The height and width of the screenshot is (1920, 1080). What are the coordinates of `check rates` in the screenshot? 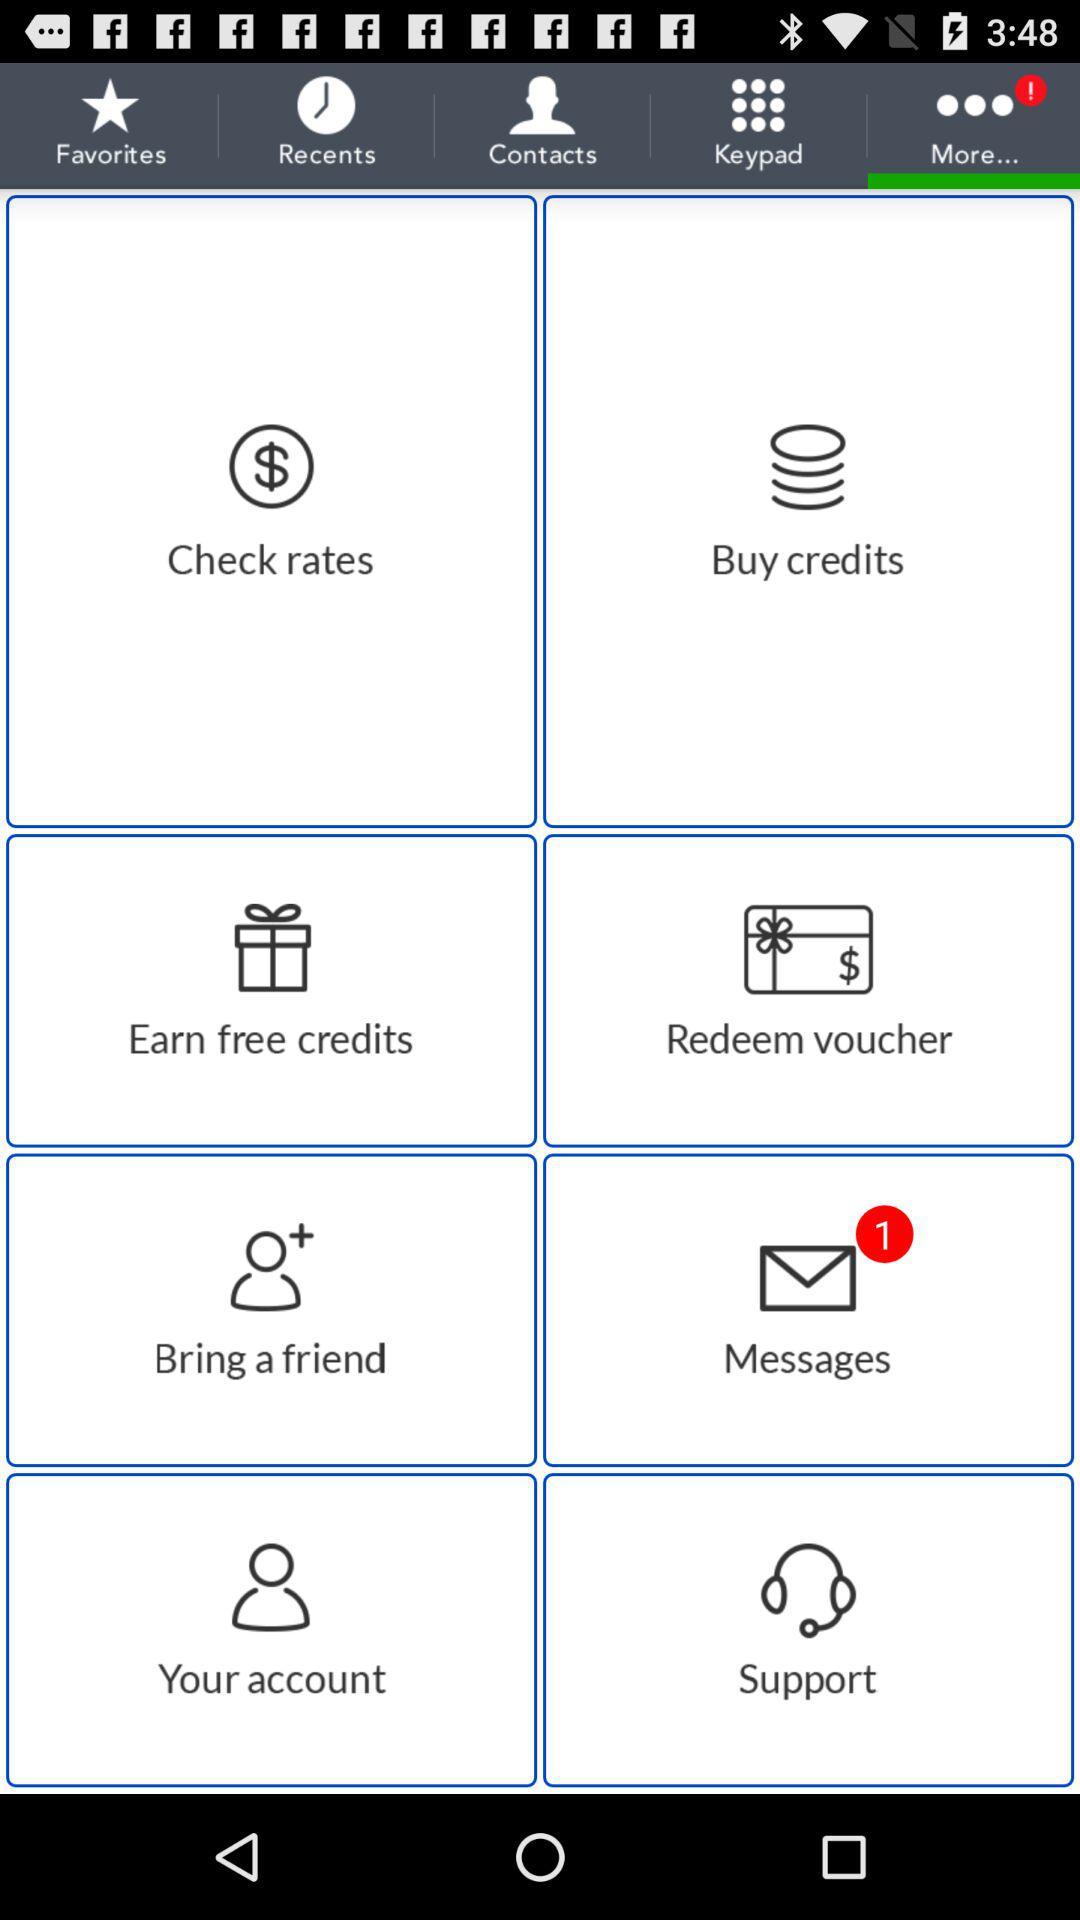 It's located at (271, 511).